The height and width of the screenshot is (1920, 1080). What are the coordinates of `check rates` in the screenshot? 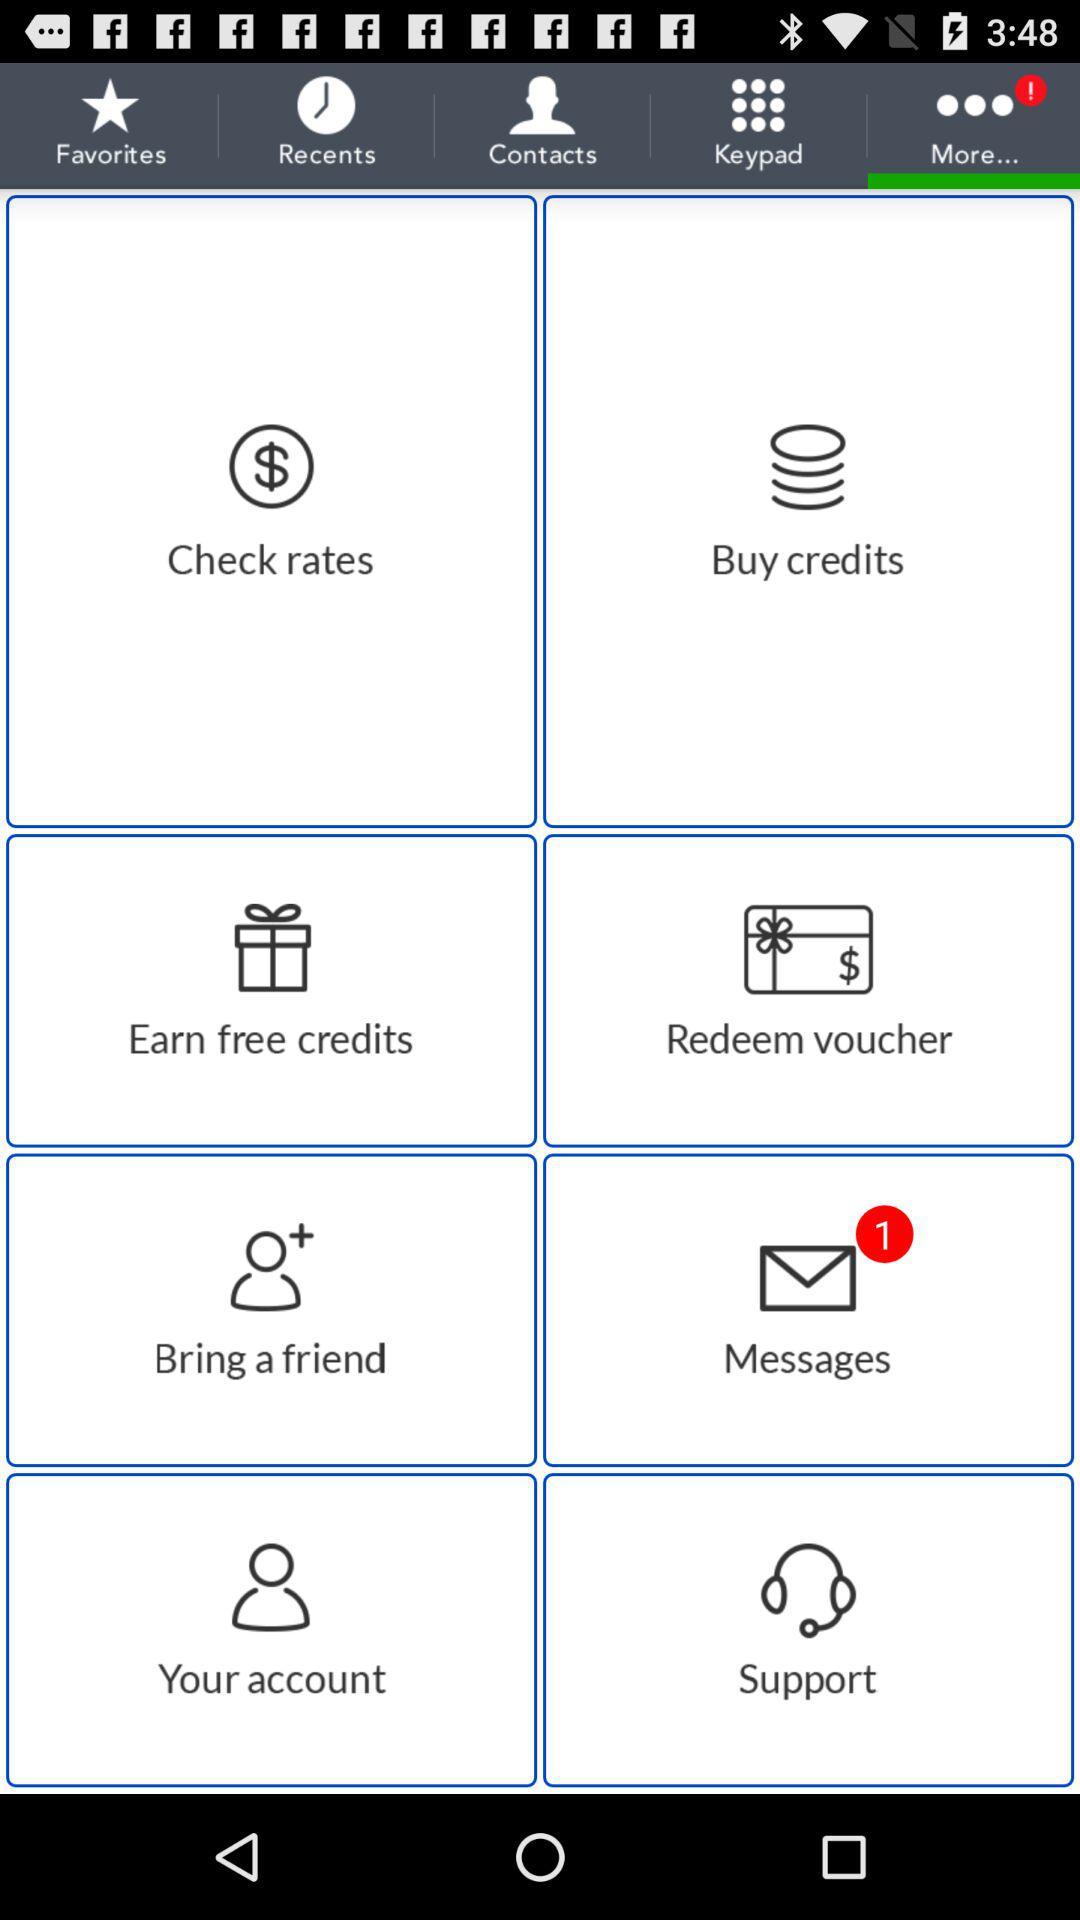 It's located at (271, 511).